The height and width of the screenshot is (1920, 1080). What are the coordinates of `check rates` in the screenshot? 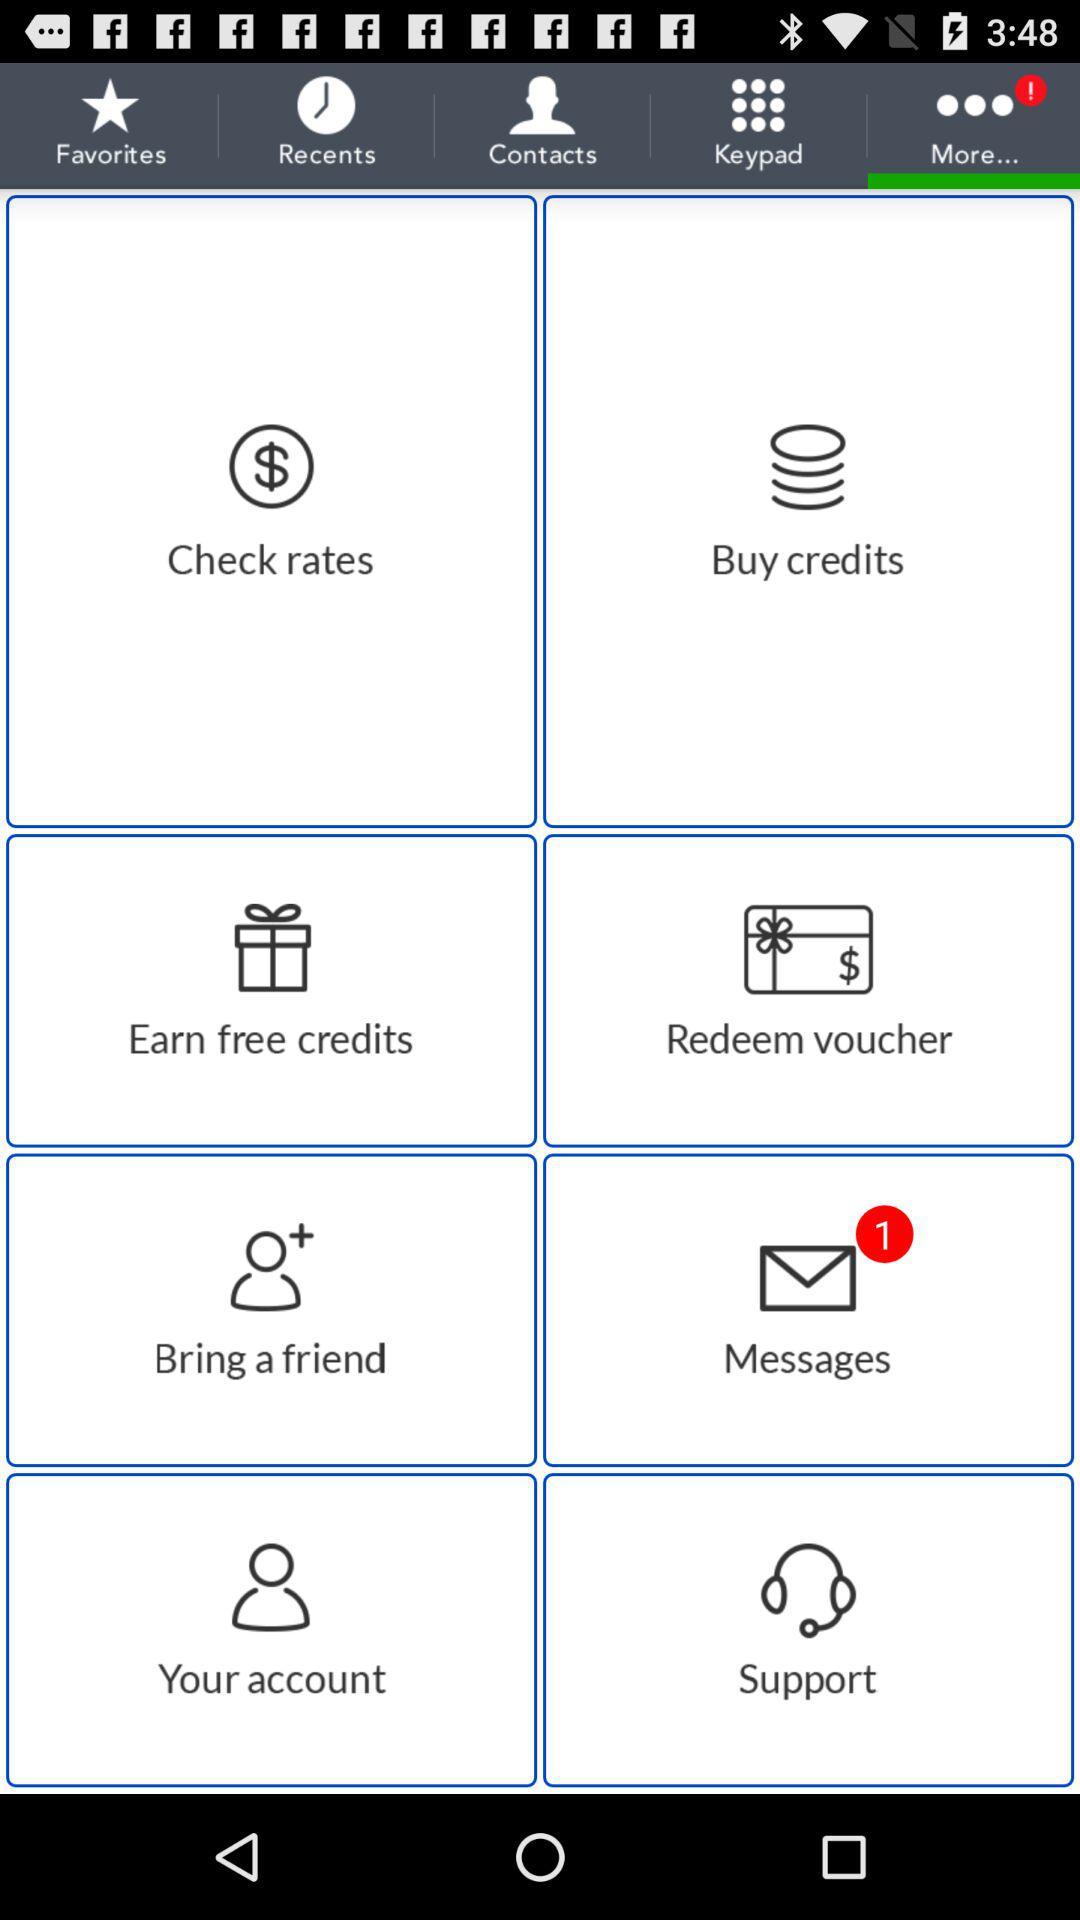 It's located at (271, 511).